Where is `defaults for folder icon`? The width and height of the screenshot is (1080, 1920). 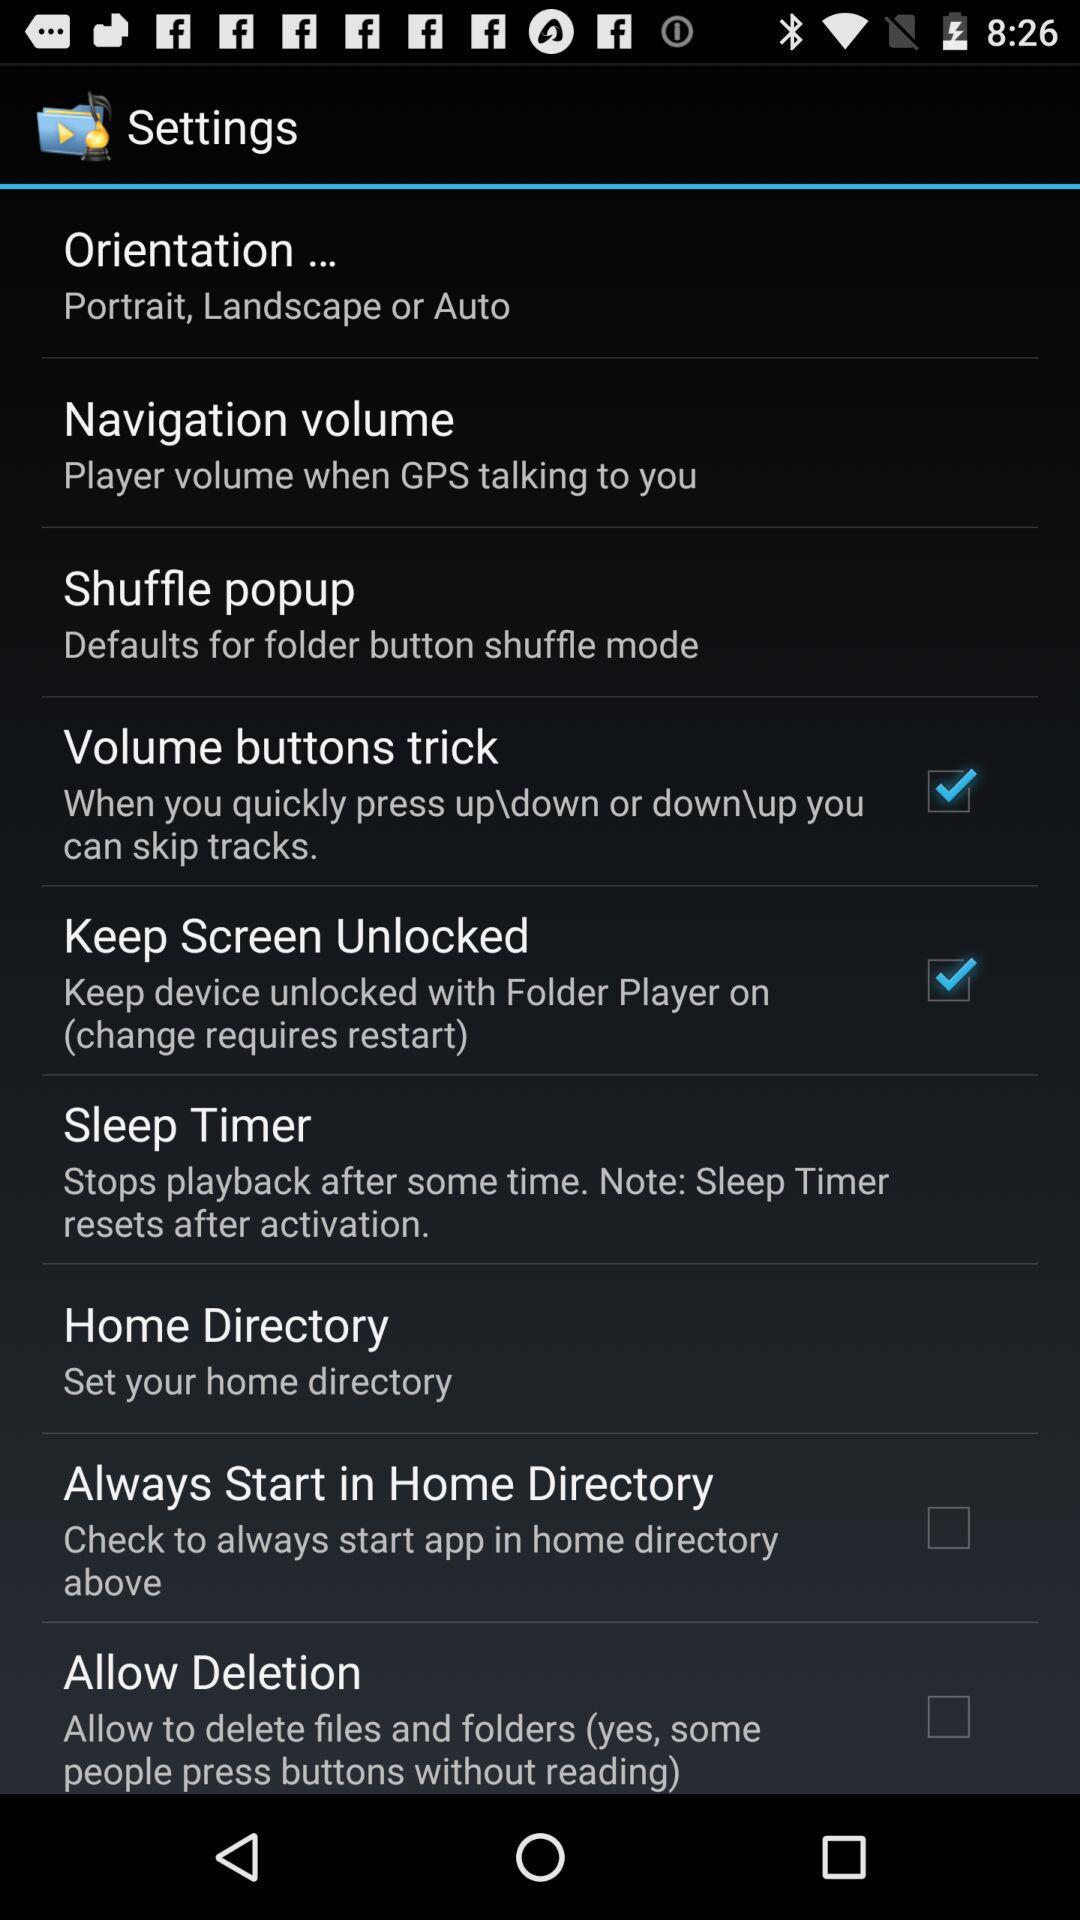 defaults for folder icon is located at coordinates (381, 643).